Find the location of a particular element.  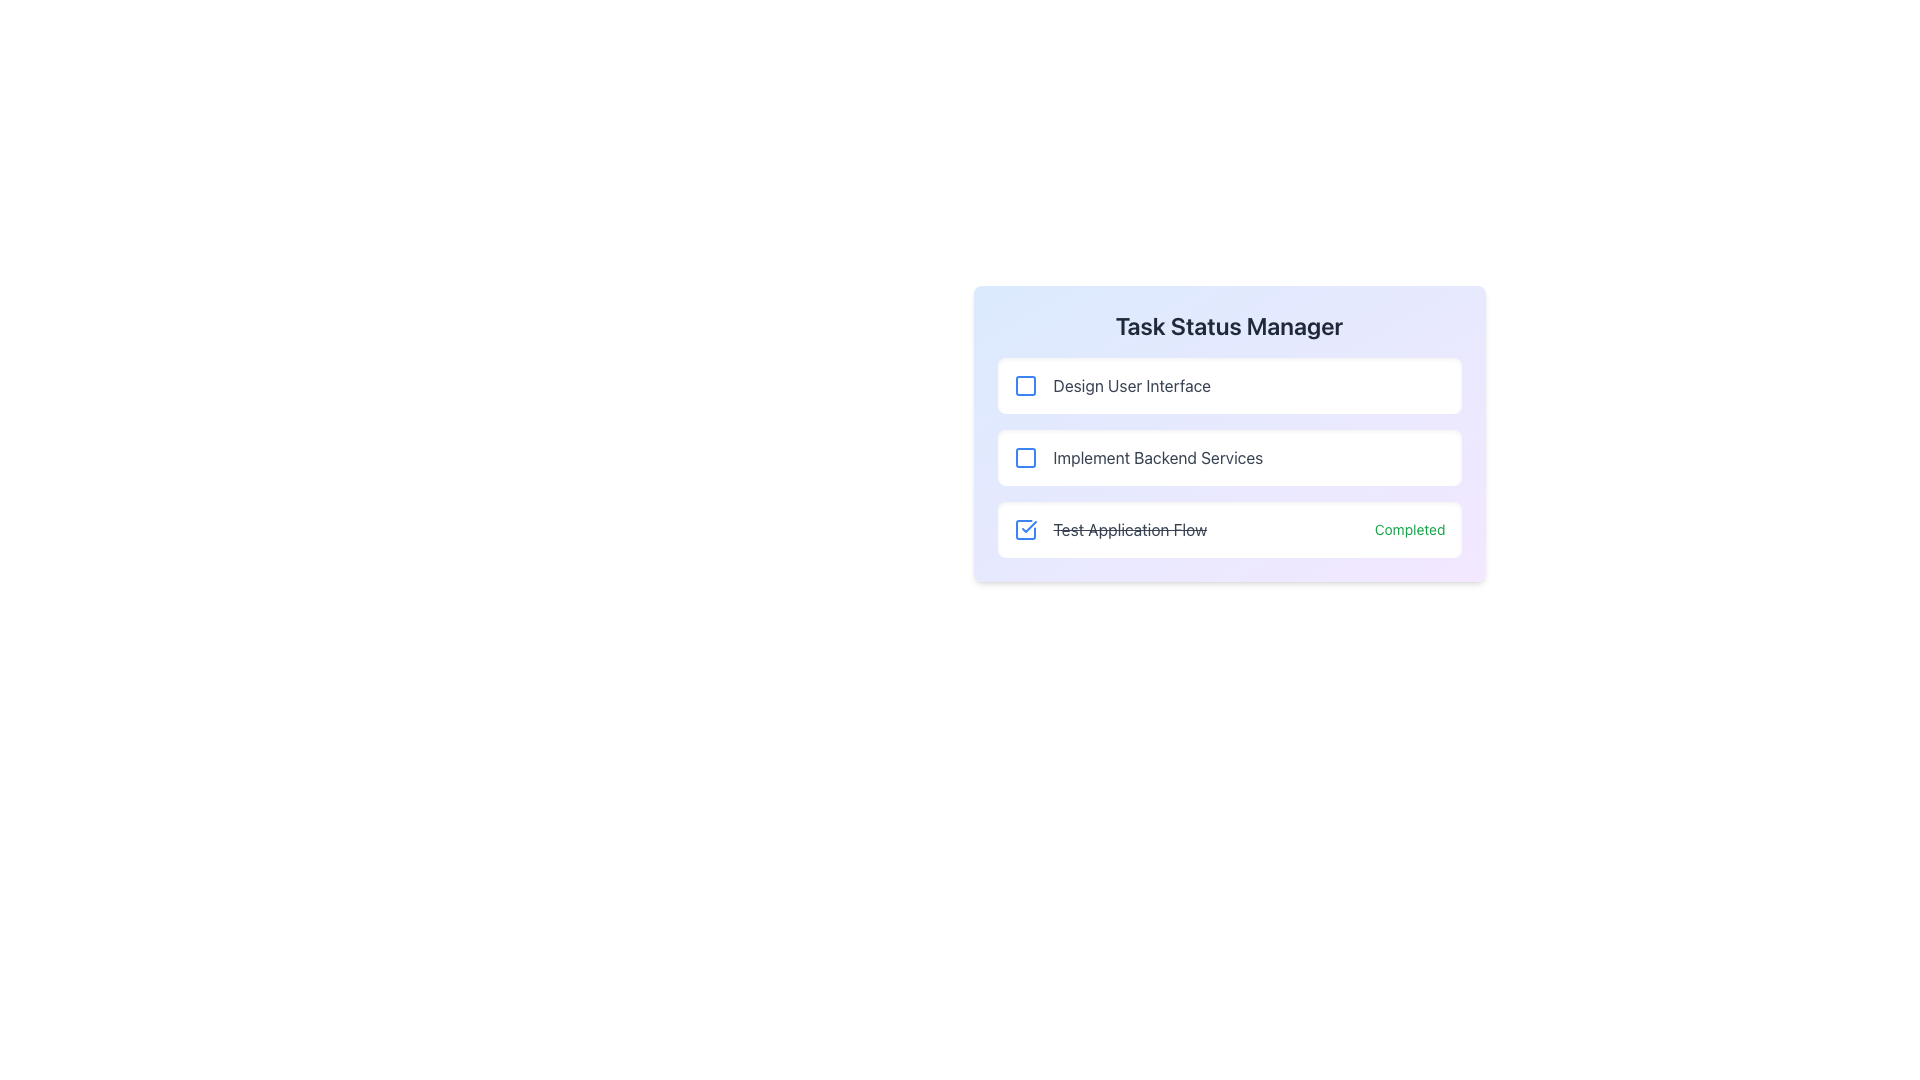

the Checkbox icon for the 'Test Application Flow' task is located at coordinates (1025, 528).